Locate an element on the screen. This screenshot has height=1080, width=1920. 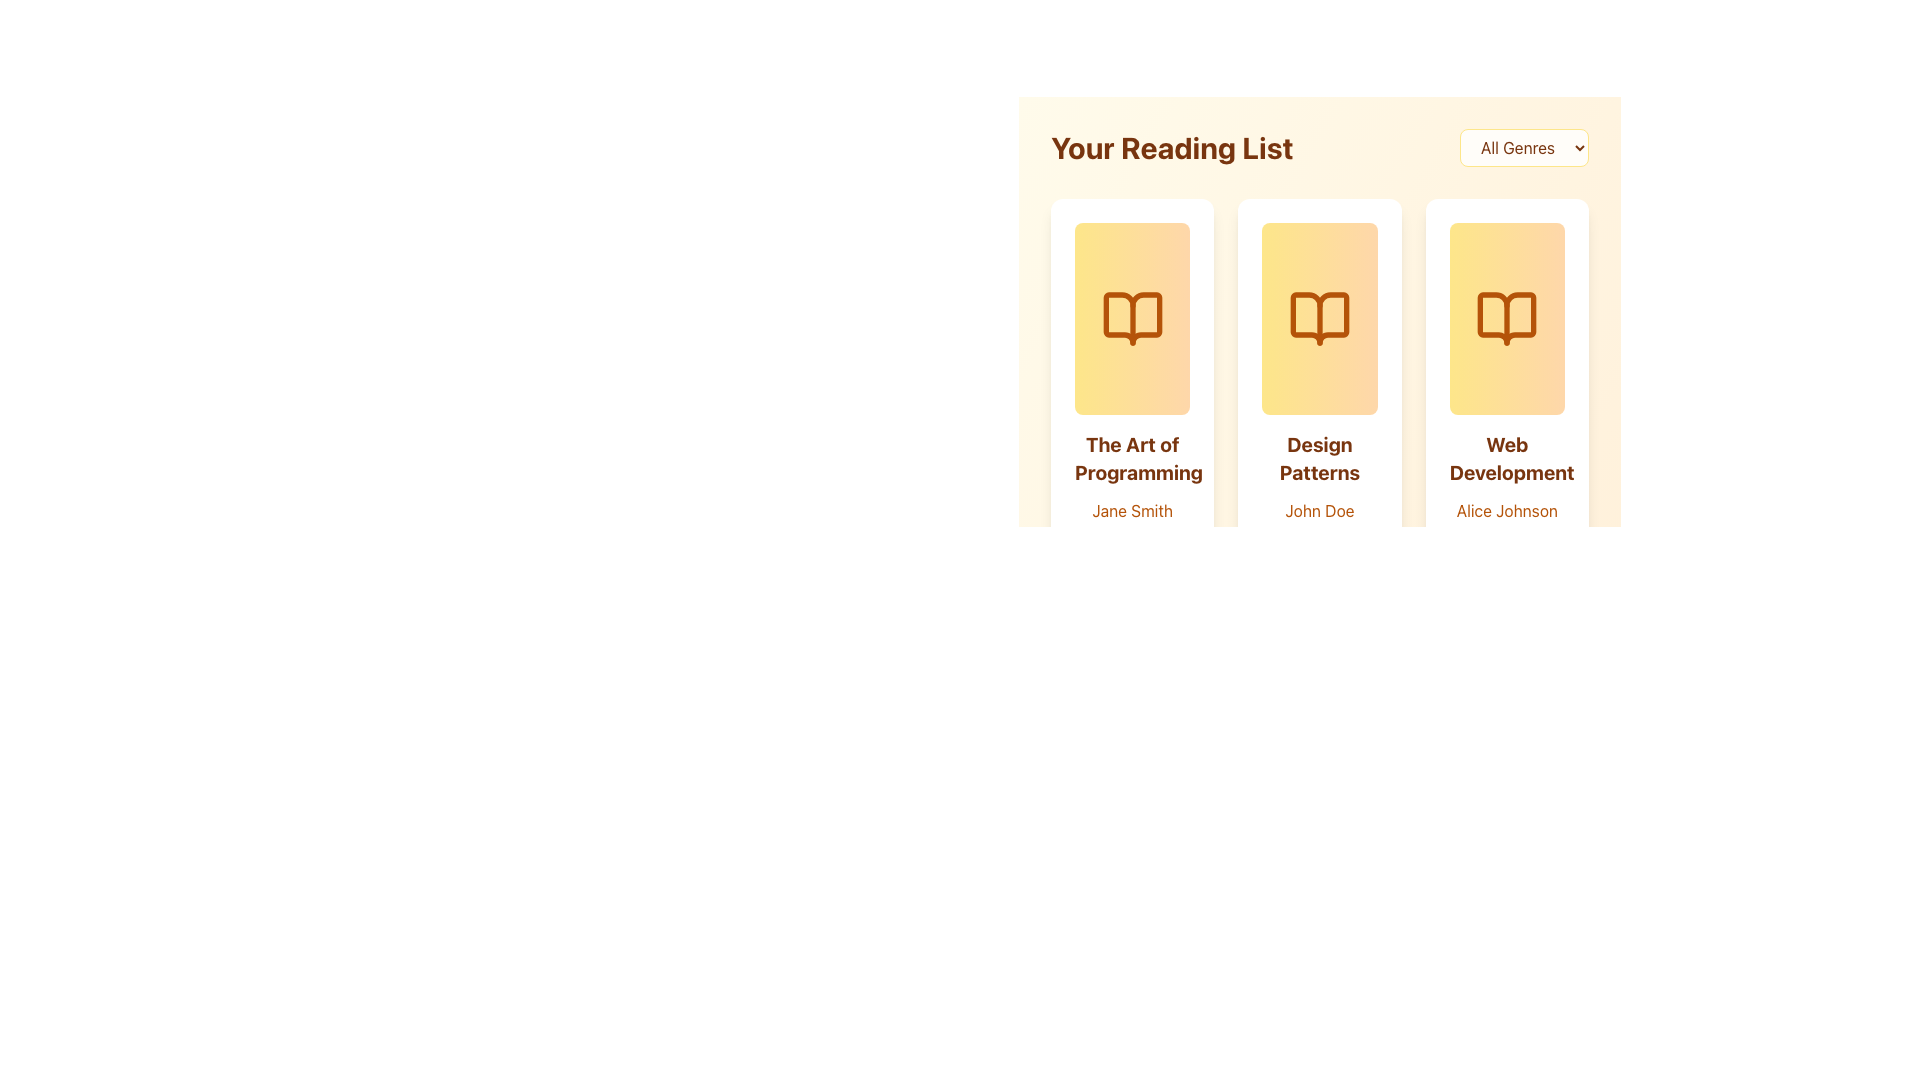
the text display component labeled 'Design Patterns' and 'John Doe' is located at coordinates (1320, 518).